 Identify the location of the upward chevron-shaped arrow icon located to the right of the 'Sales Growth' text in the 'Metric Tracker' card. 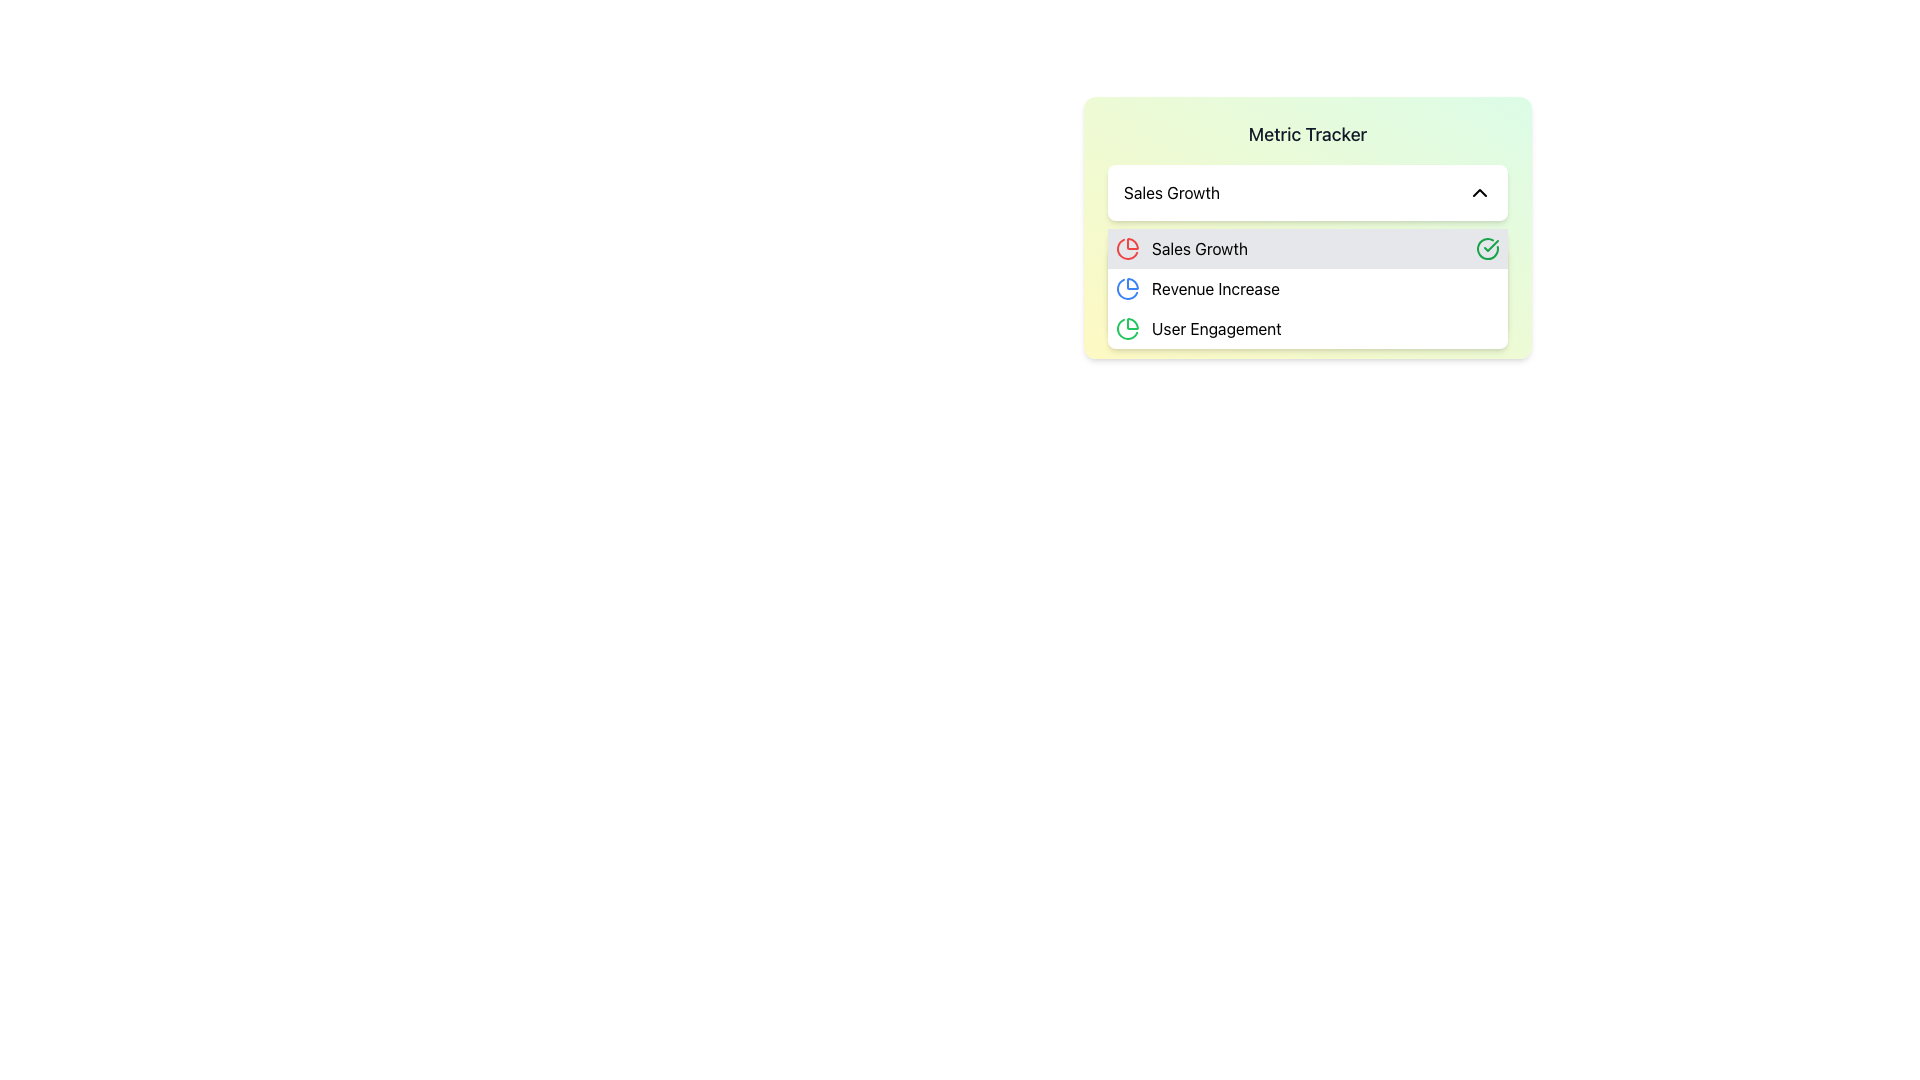
(1479, 192).